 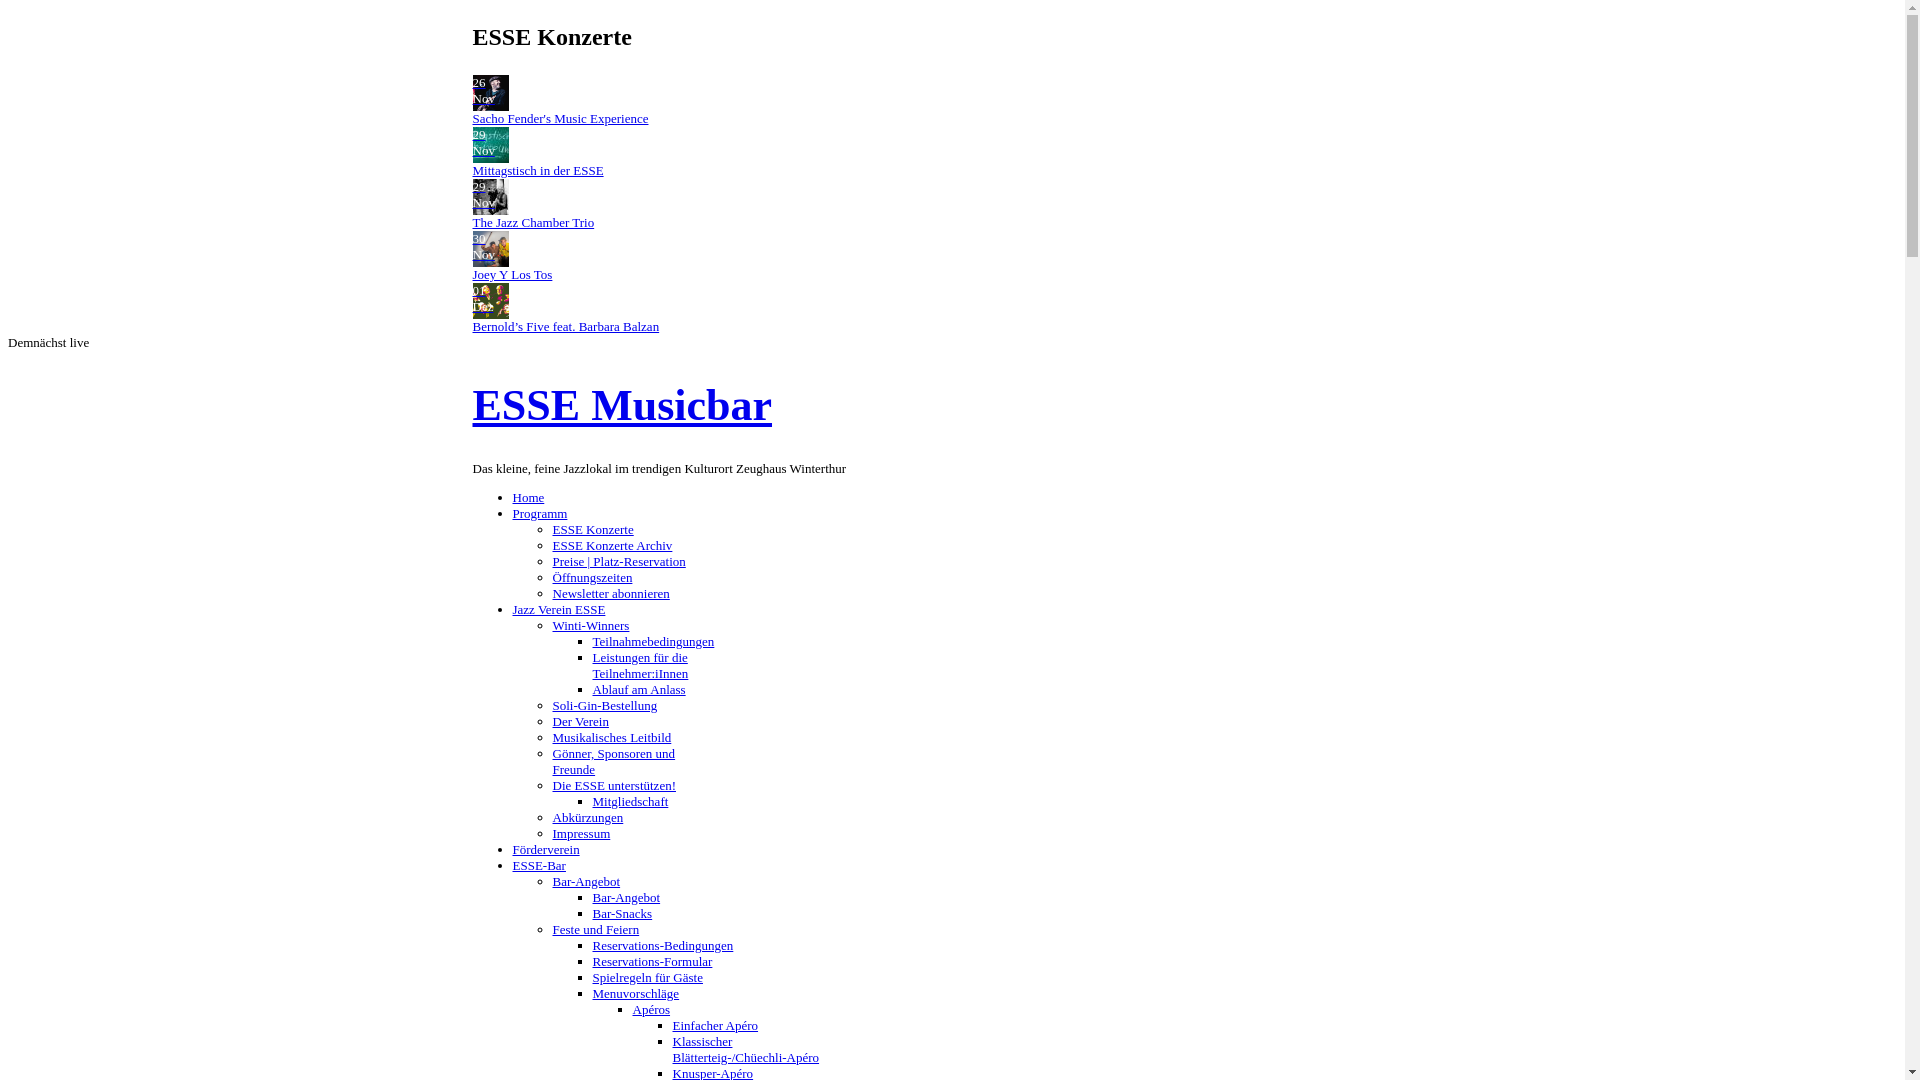 I want to click on '26, so click(x=950, y=100).